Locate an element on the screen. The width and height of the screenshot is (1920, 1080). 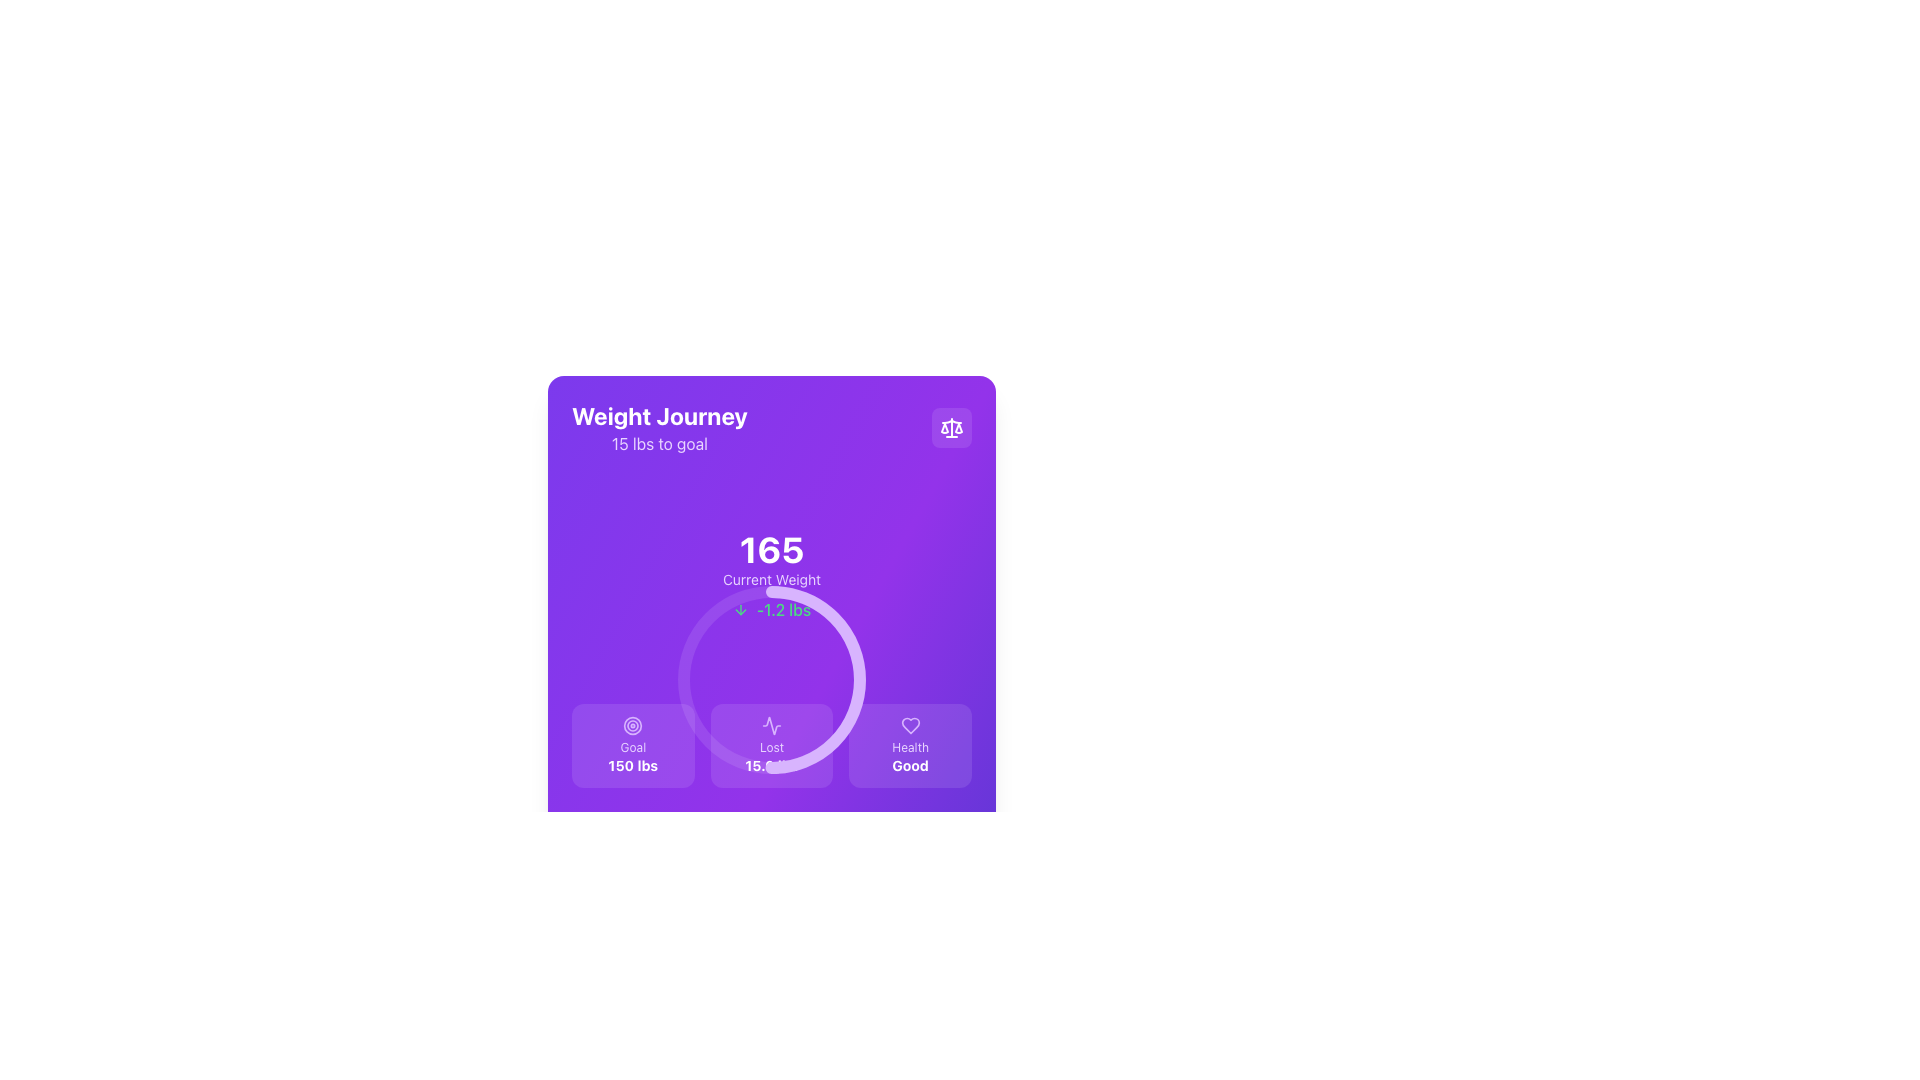
the third log entry card displaying a date from two days ago, weight 166.2 lbs, and a change in weight of -0.3 lbs, located near the bottom of the vertical list is located at coordinates (771, 1040).